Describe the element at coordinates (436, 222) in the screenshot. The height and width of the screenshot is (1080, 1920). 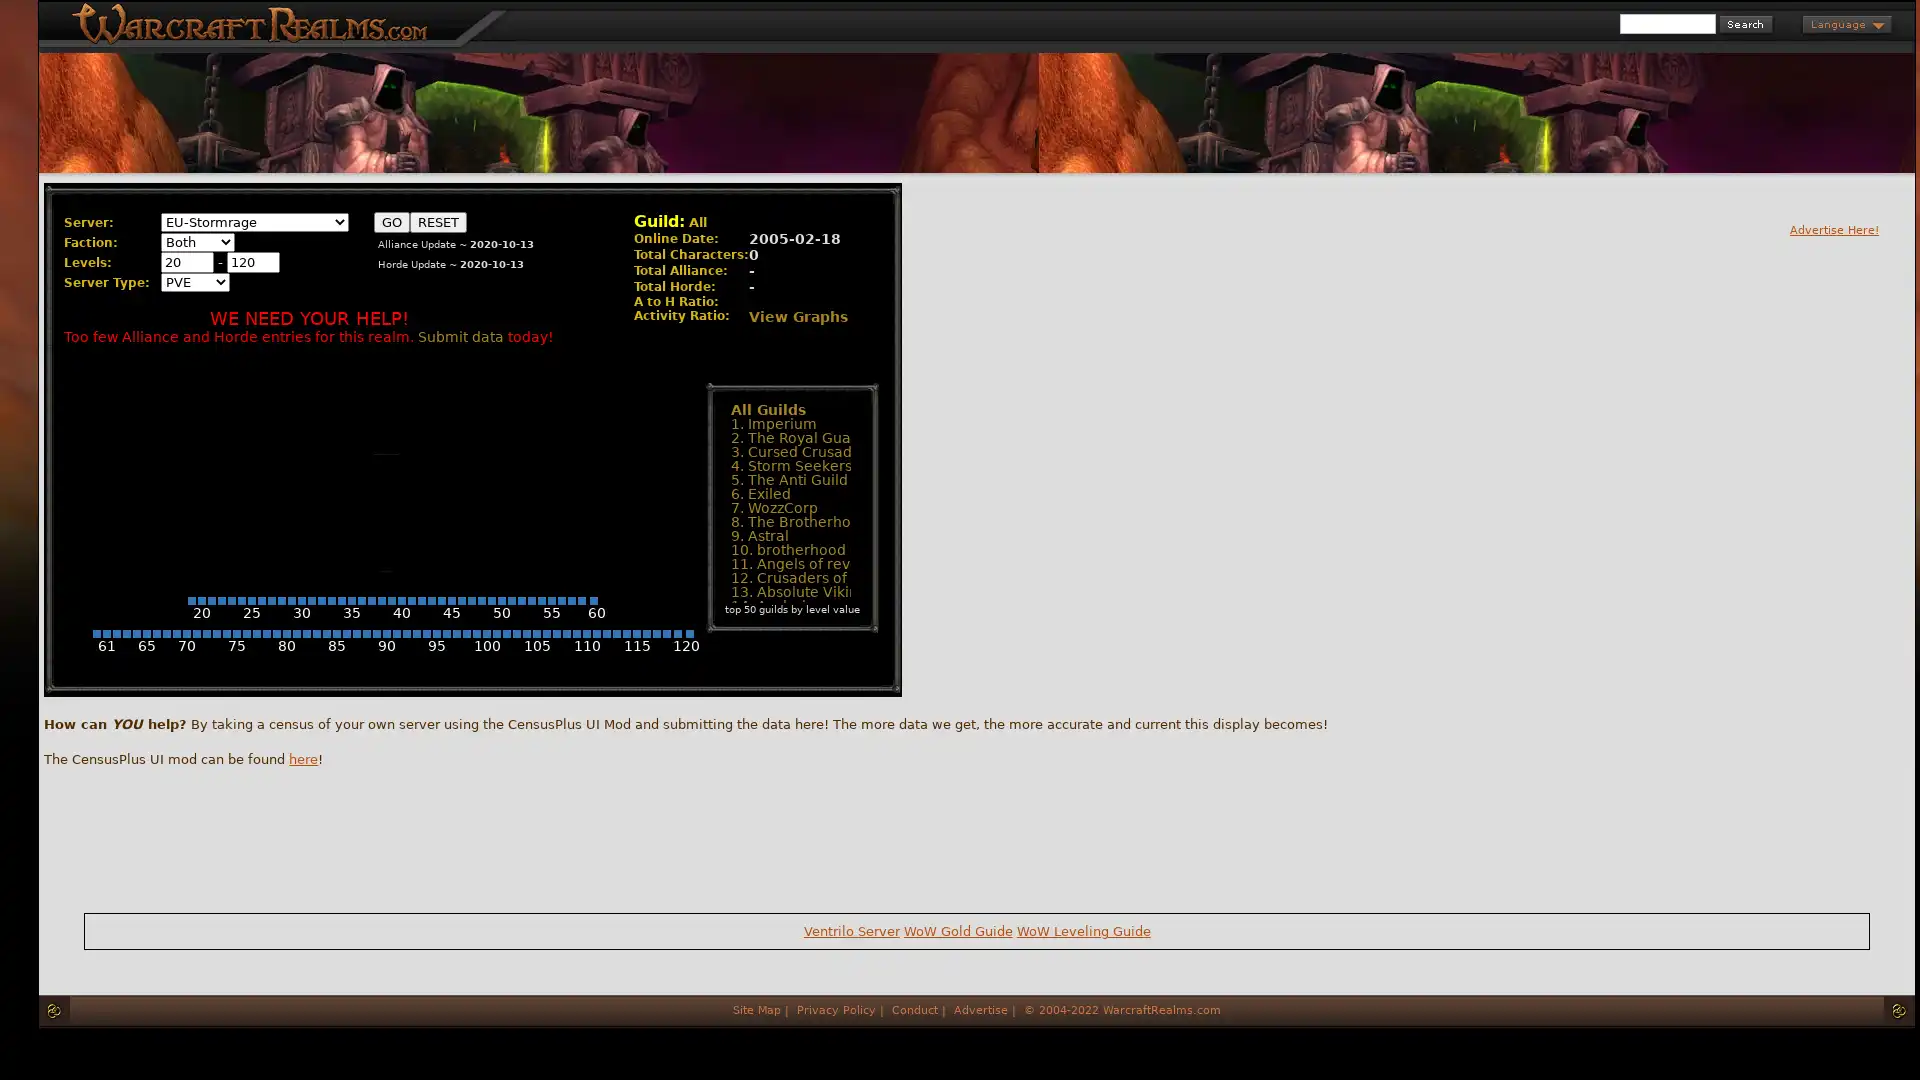
I see `RESET` at that location.